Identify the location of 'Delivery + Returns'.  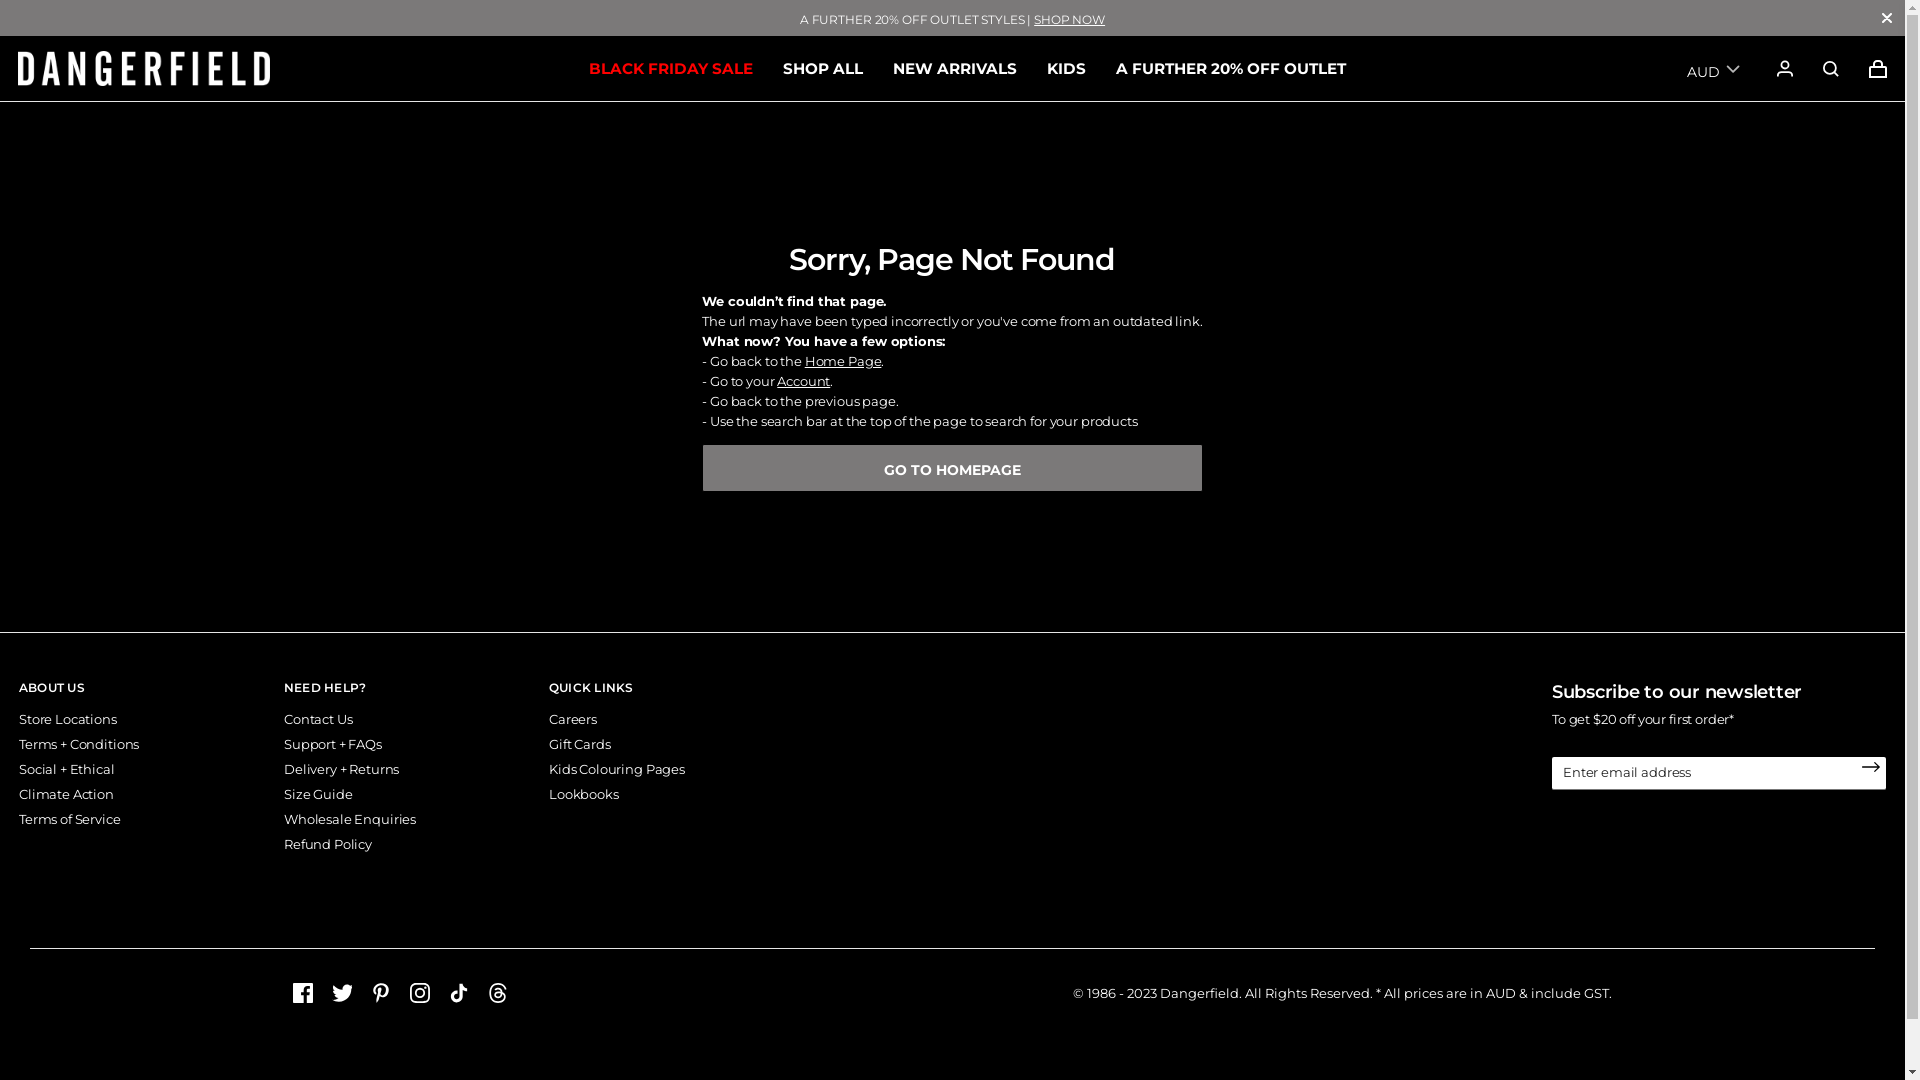
(341, 767).